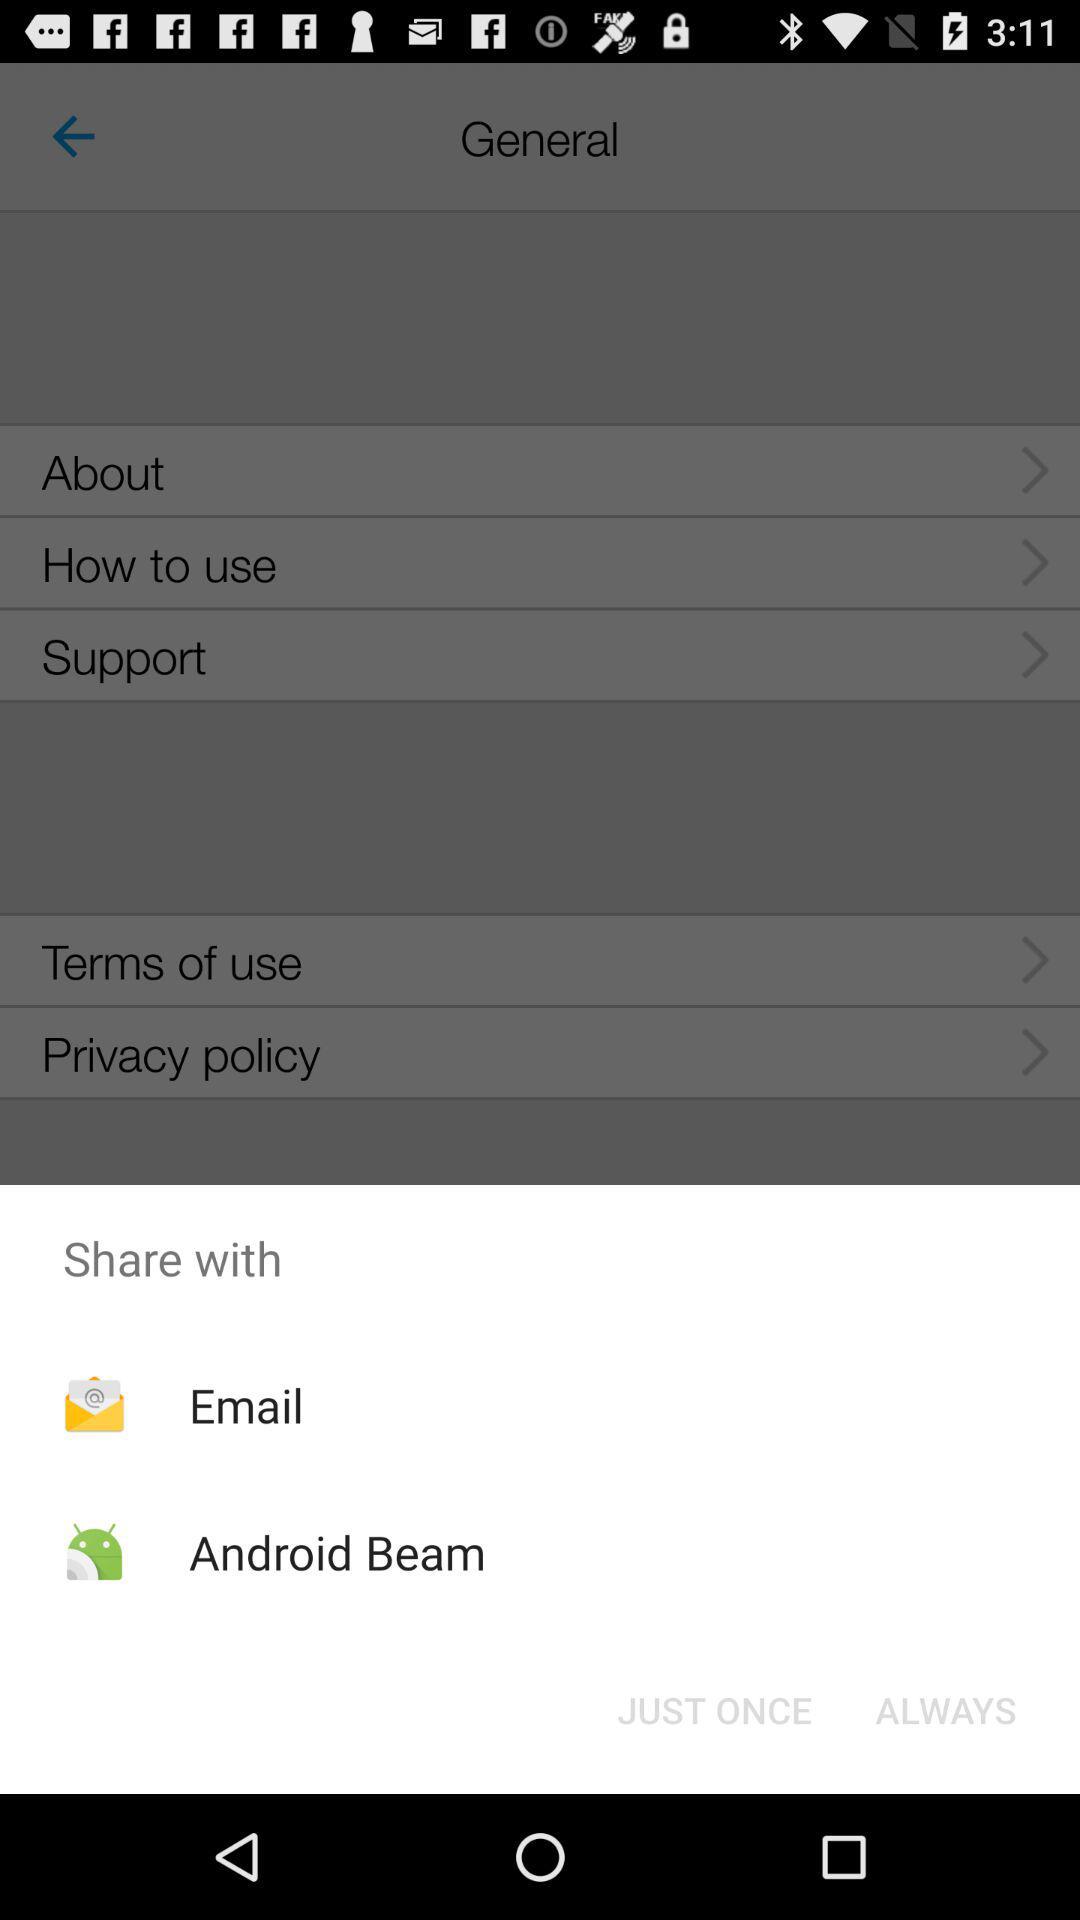 This screenshot has width=1080, height=1920. I want to click on email icon, so click(245, 1404).